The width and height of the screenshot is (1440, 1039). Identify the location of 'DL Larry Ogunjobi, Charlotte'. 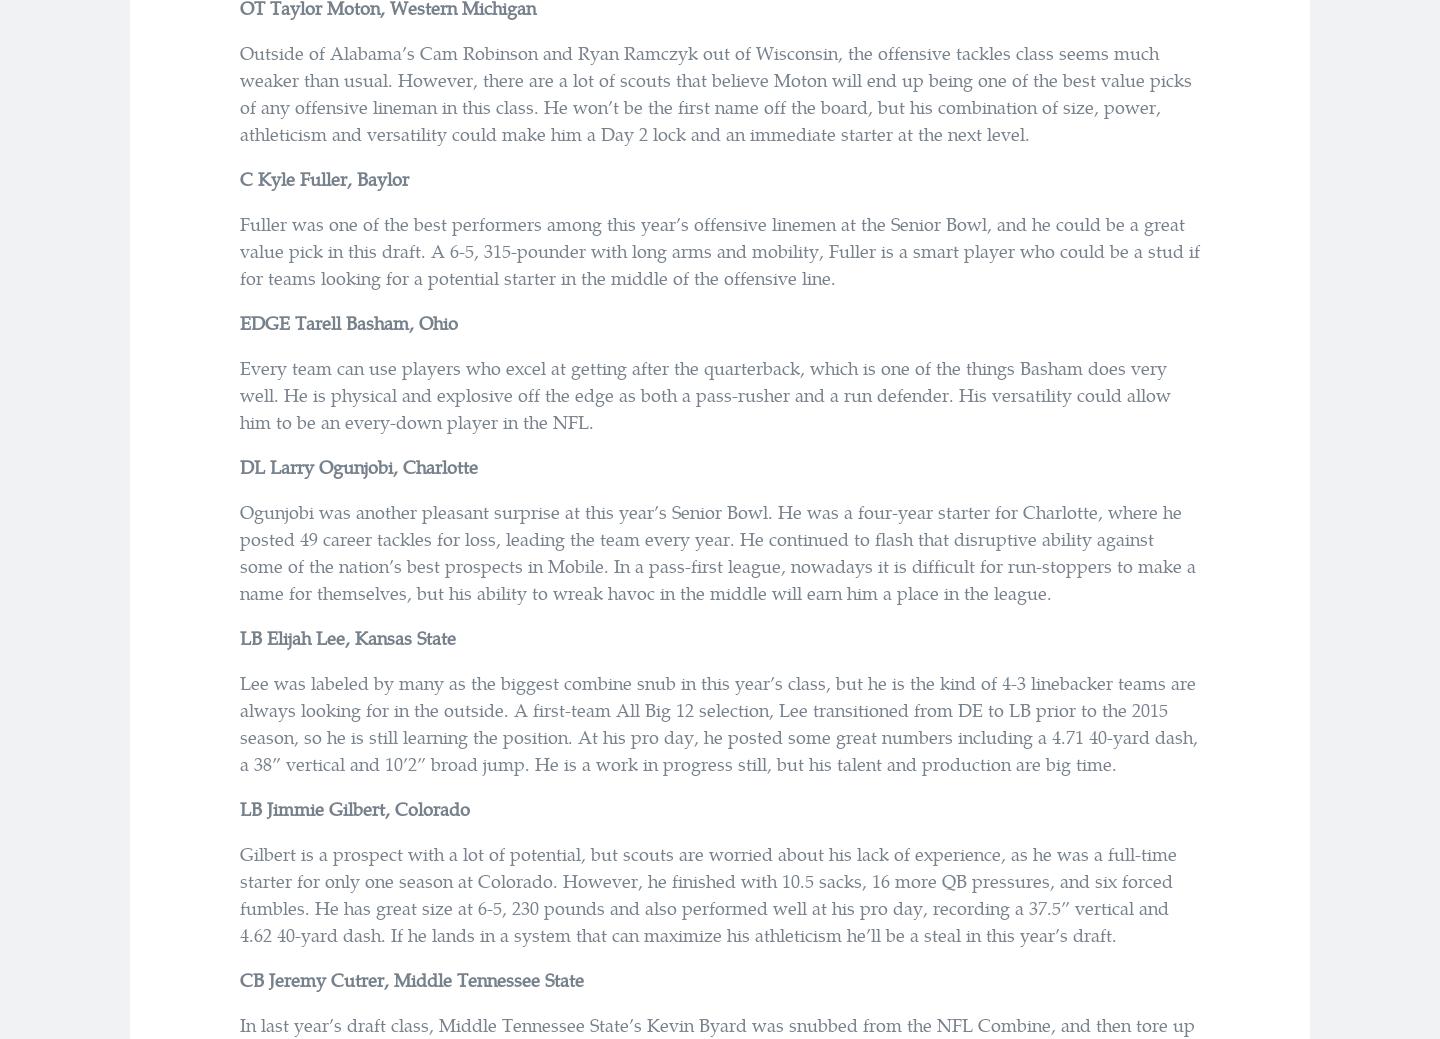
(358, 465).